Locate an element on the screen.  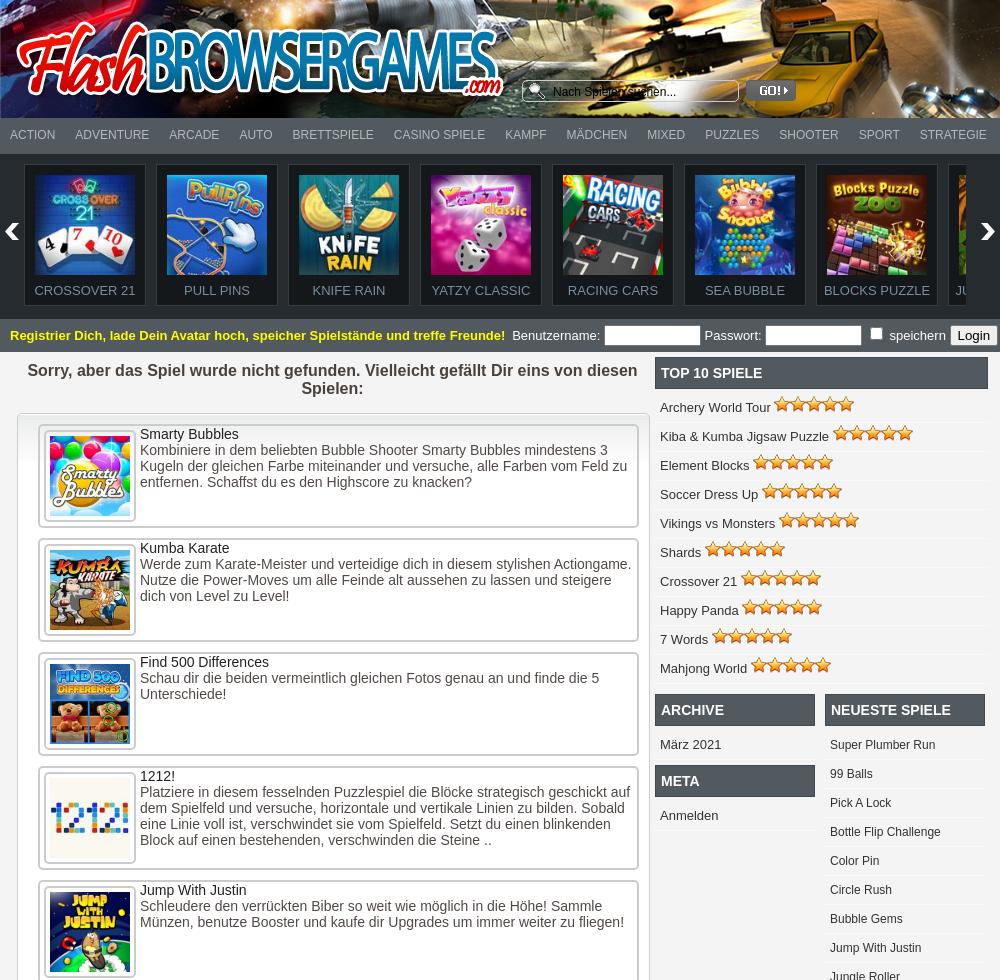
'Sport' is located at coordinates (878, 135).